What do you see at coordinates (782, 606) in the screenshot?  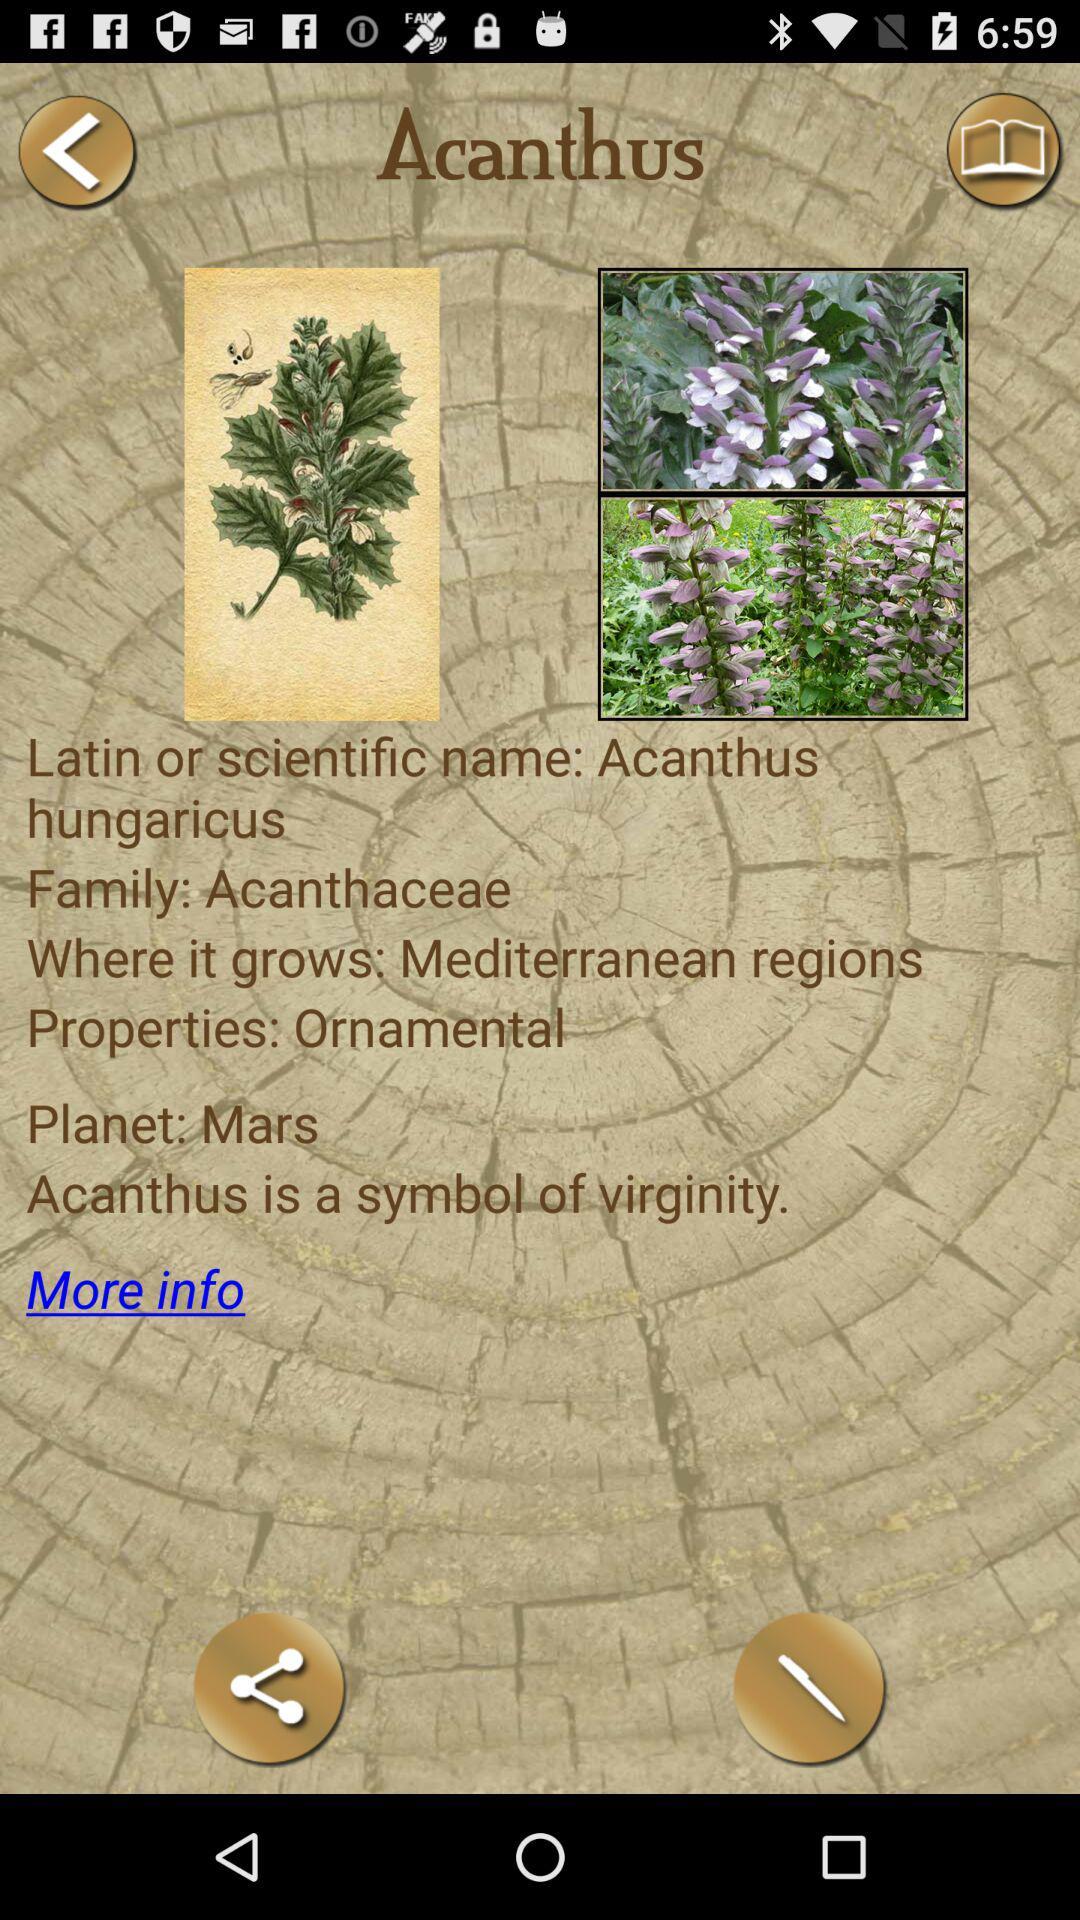 I see `picture button` at bounding box center [782, 606].